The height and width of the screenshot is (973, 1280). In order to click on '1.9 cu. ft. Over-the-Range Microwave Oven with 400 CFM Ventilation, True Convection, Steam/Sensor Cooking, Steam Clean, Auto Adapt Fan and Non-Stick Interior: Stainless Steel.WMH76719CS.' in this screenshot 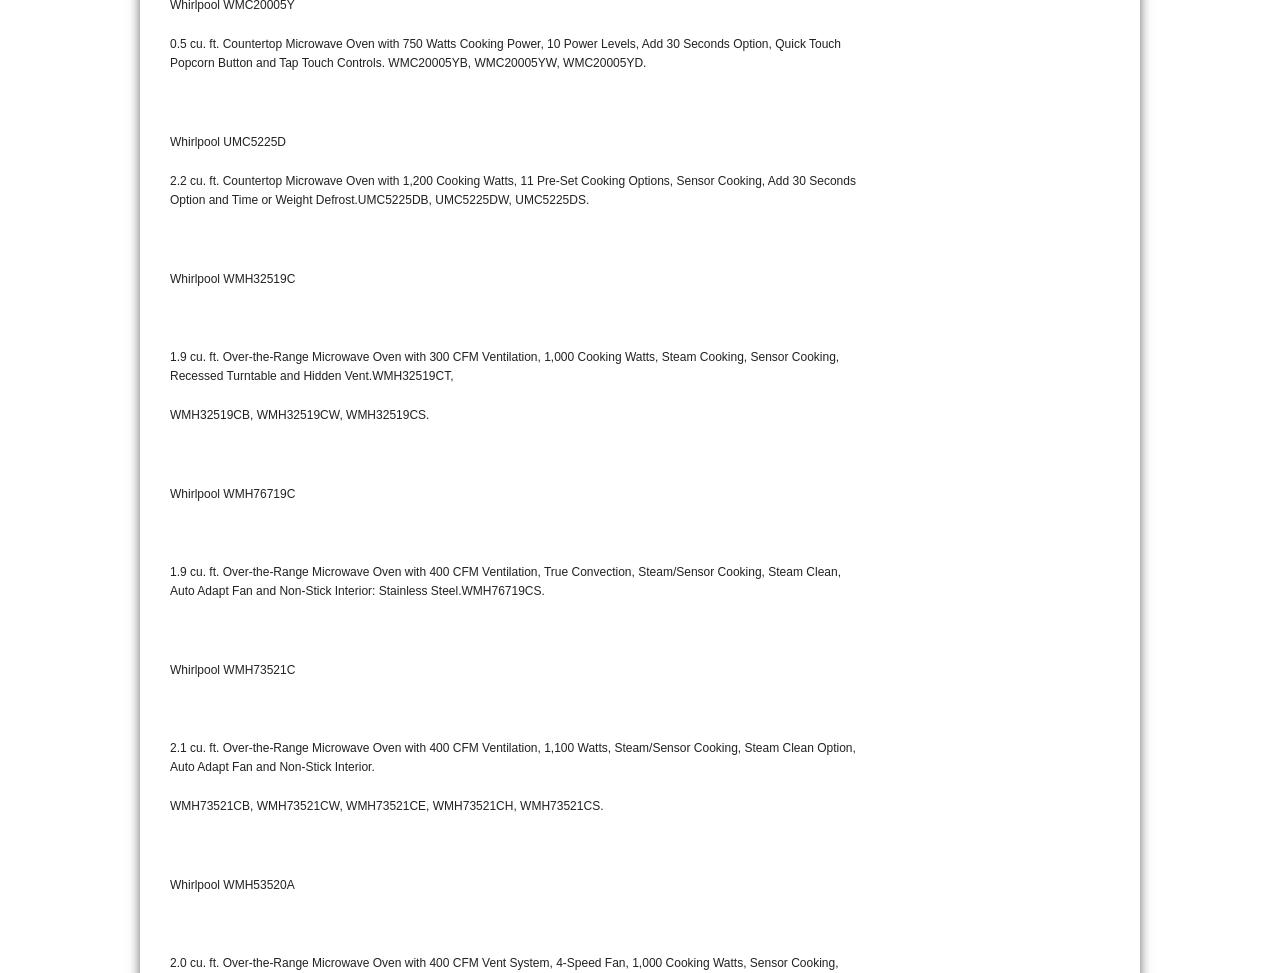, I will do `click(504, 581)`.